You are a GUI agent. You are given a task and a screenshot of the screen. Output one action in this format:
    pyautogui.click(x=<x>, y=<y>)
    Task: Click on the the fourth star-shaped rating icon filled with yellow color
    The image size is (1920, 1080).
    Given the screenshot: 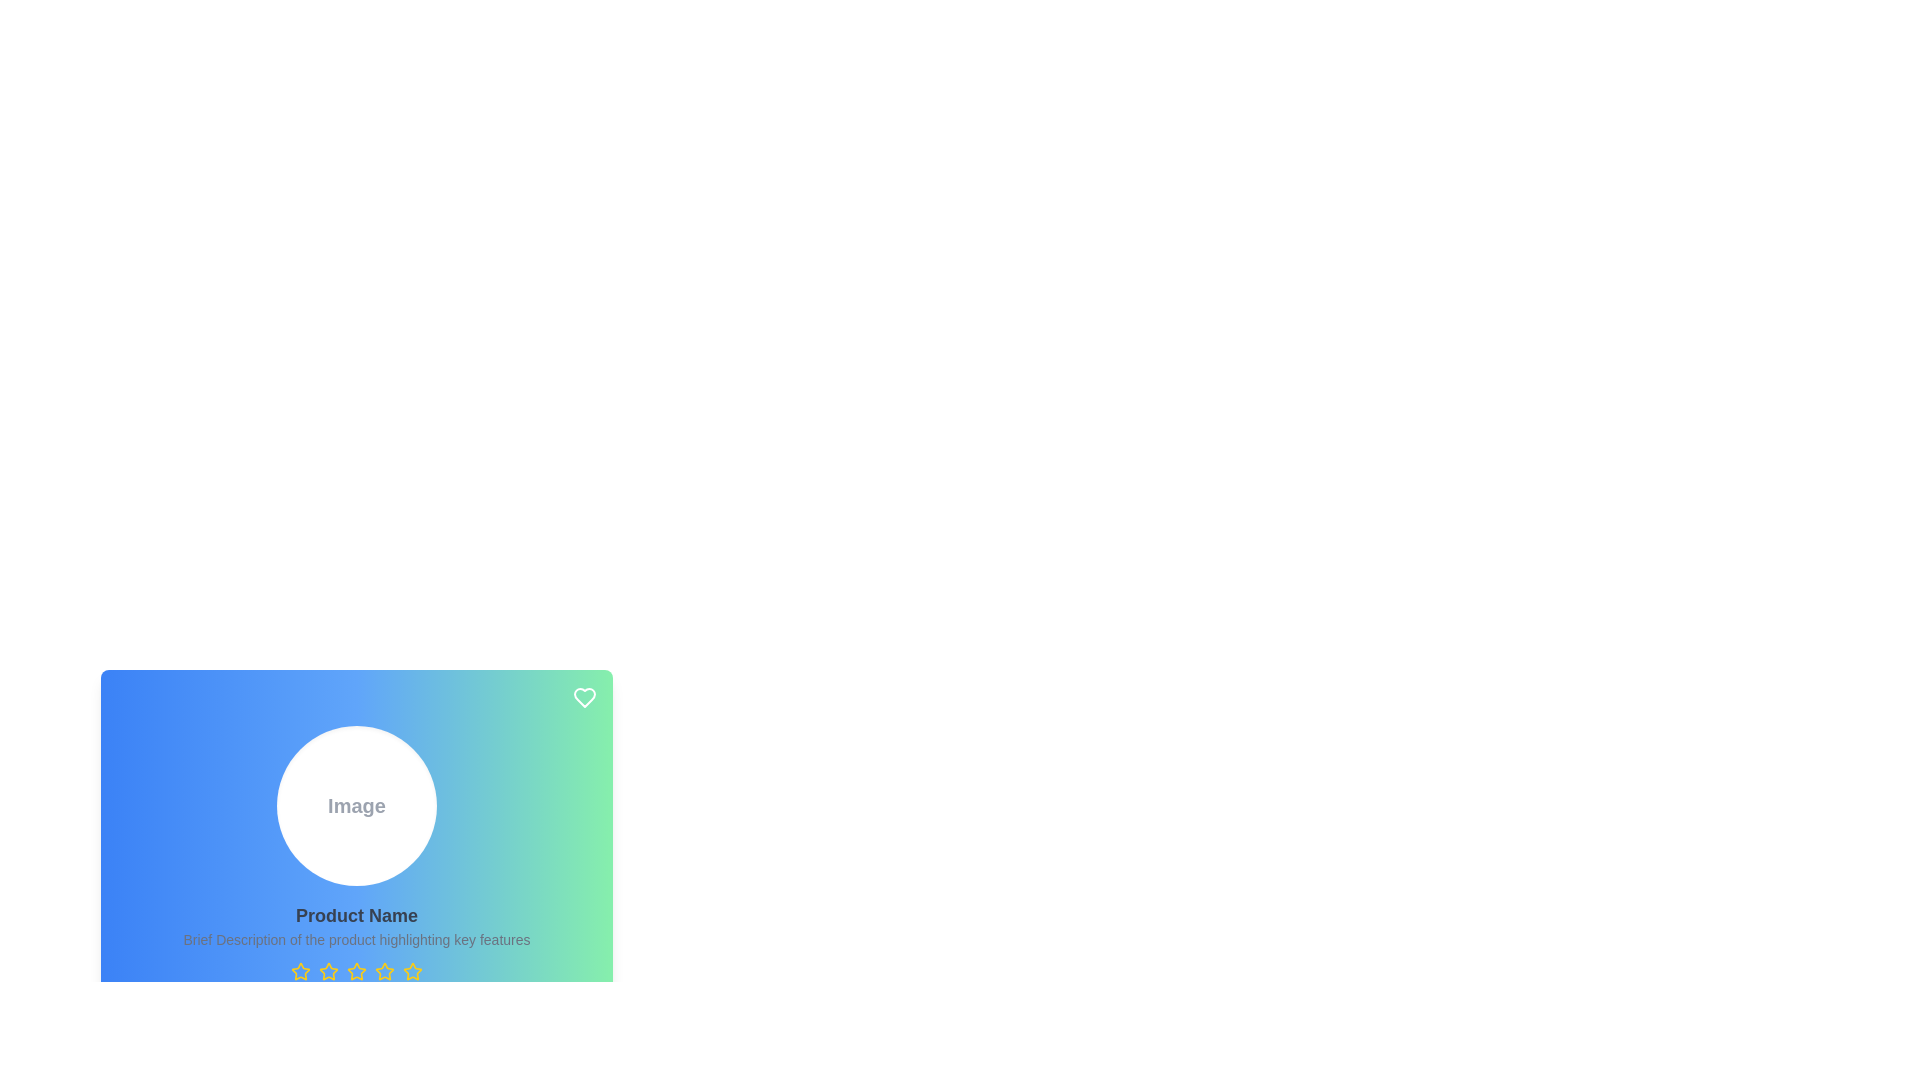 What is the action you would take?
    pyautogui.click(x=356, y=971)
    